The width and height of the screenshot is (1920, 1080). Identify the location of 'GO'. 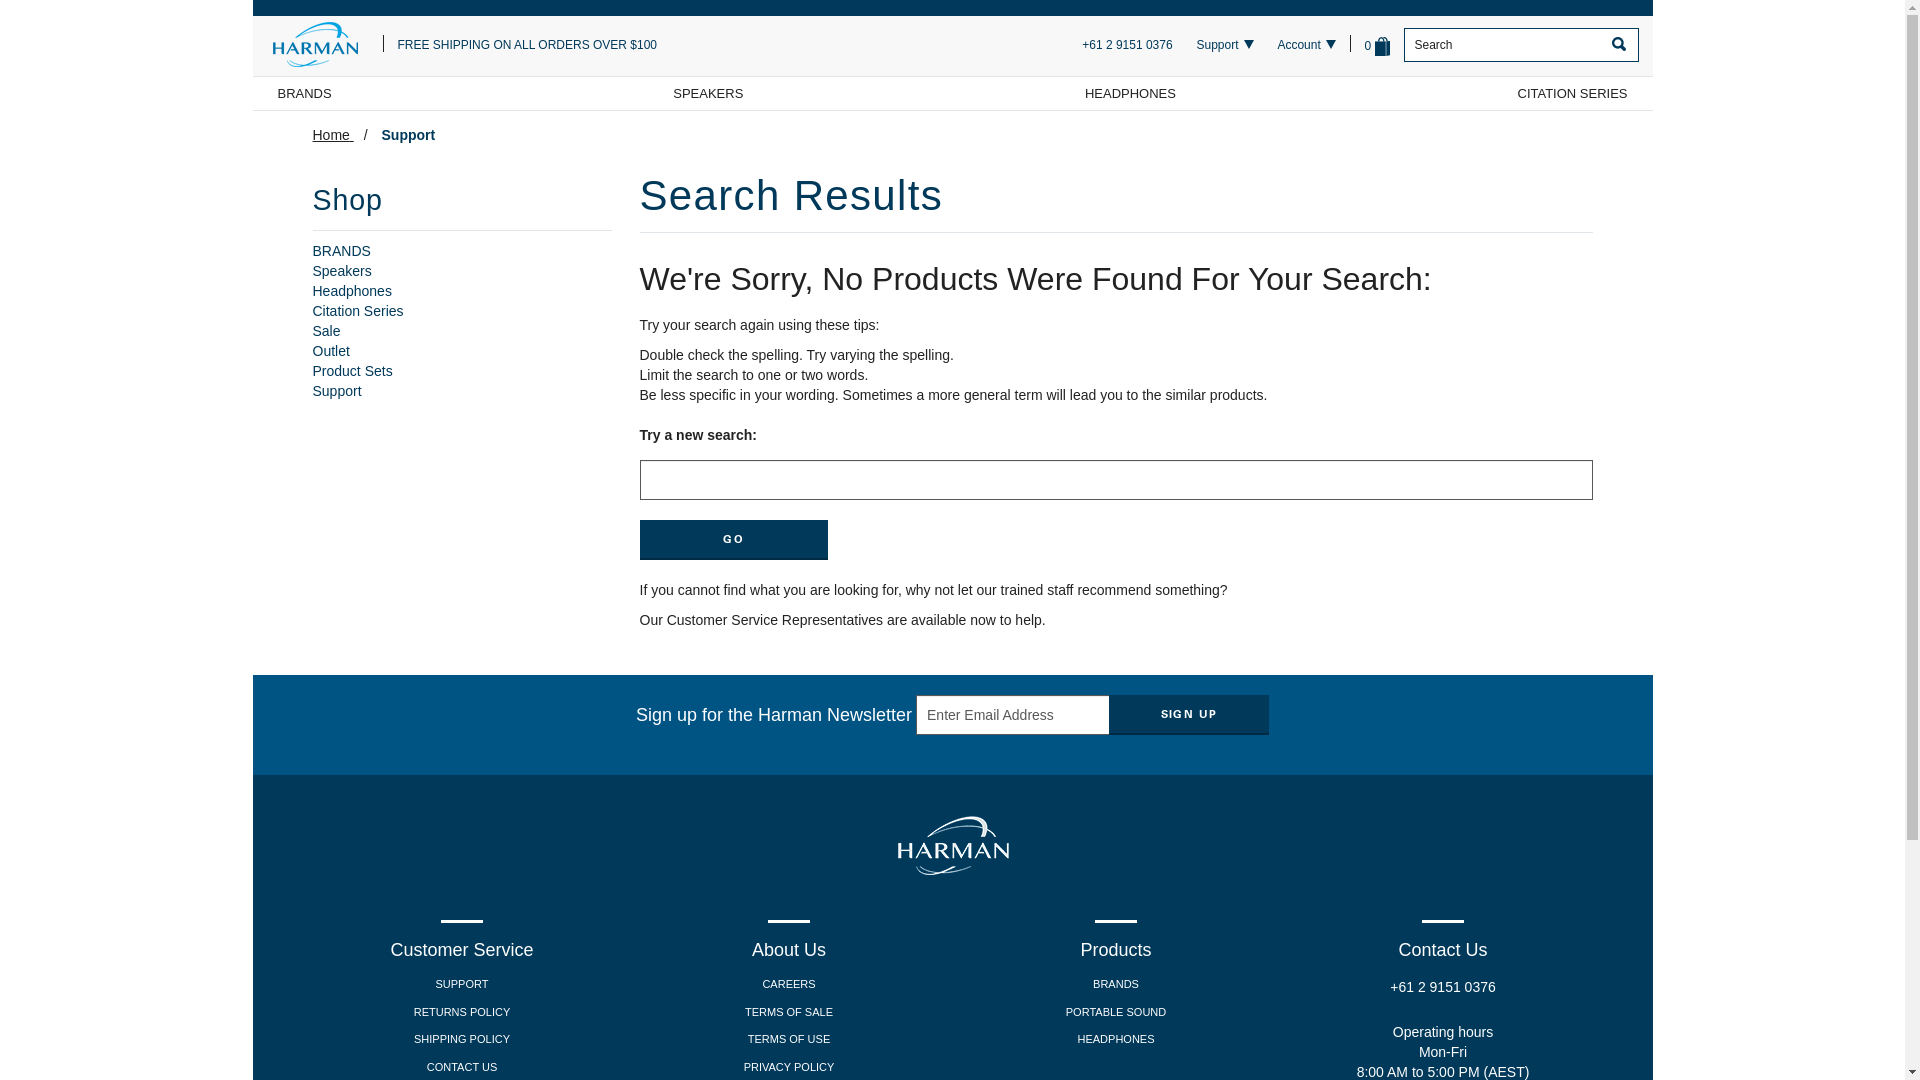
(733, 540).